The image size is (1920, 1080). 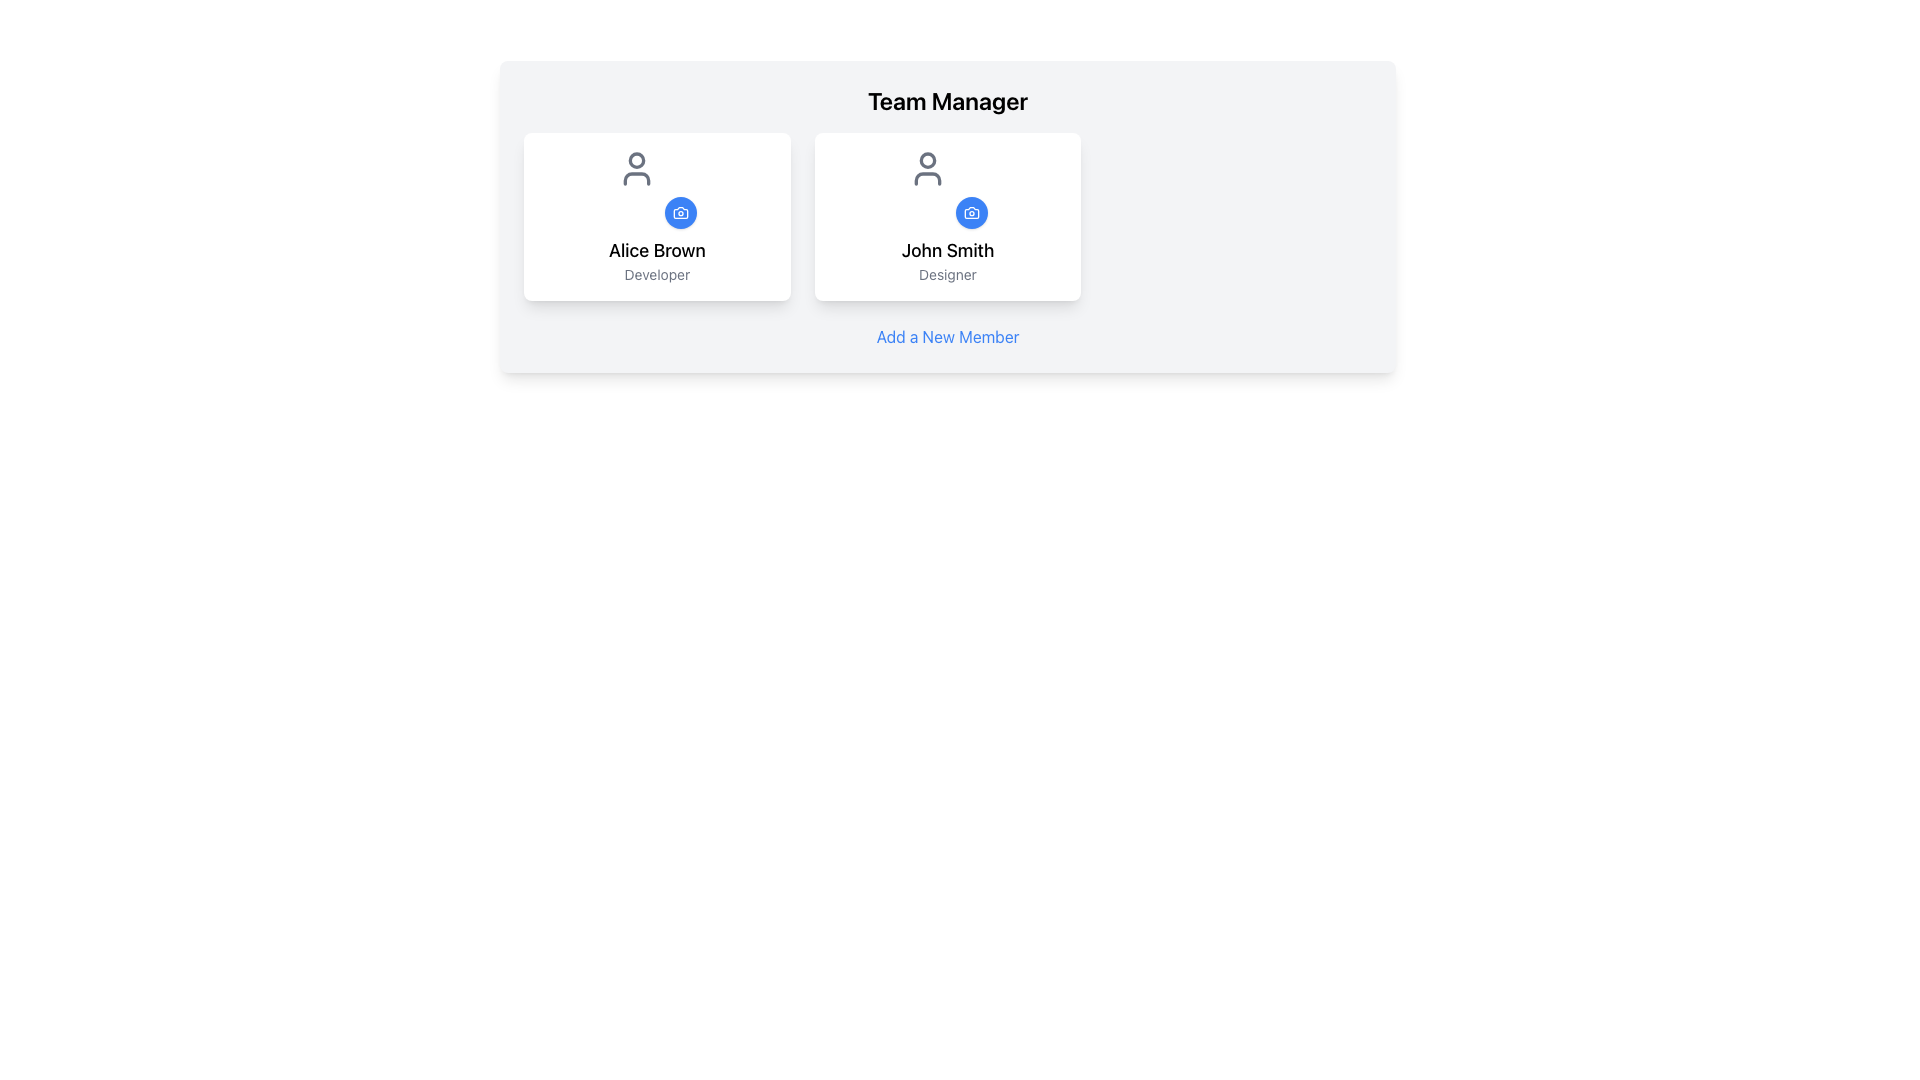 I want to click on the call-to-action textual link located at the bottom of the grid layout, below team members 'Alice Brown' and 'John Smith', to initiate the process of adding a new team member, so click(x=946, y=335).